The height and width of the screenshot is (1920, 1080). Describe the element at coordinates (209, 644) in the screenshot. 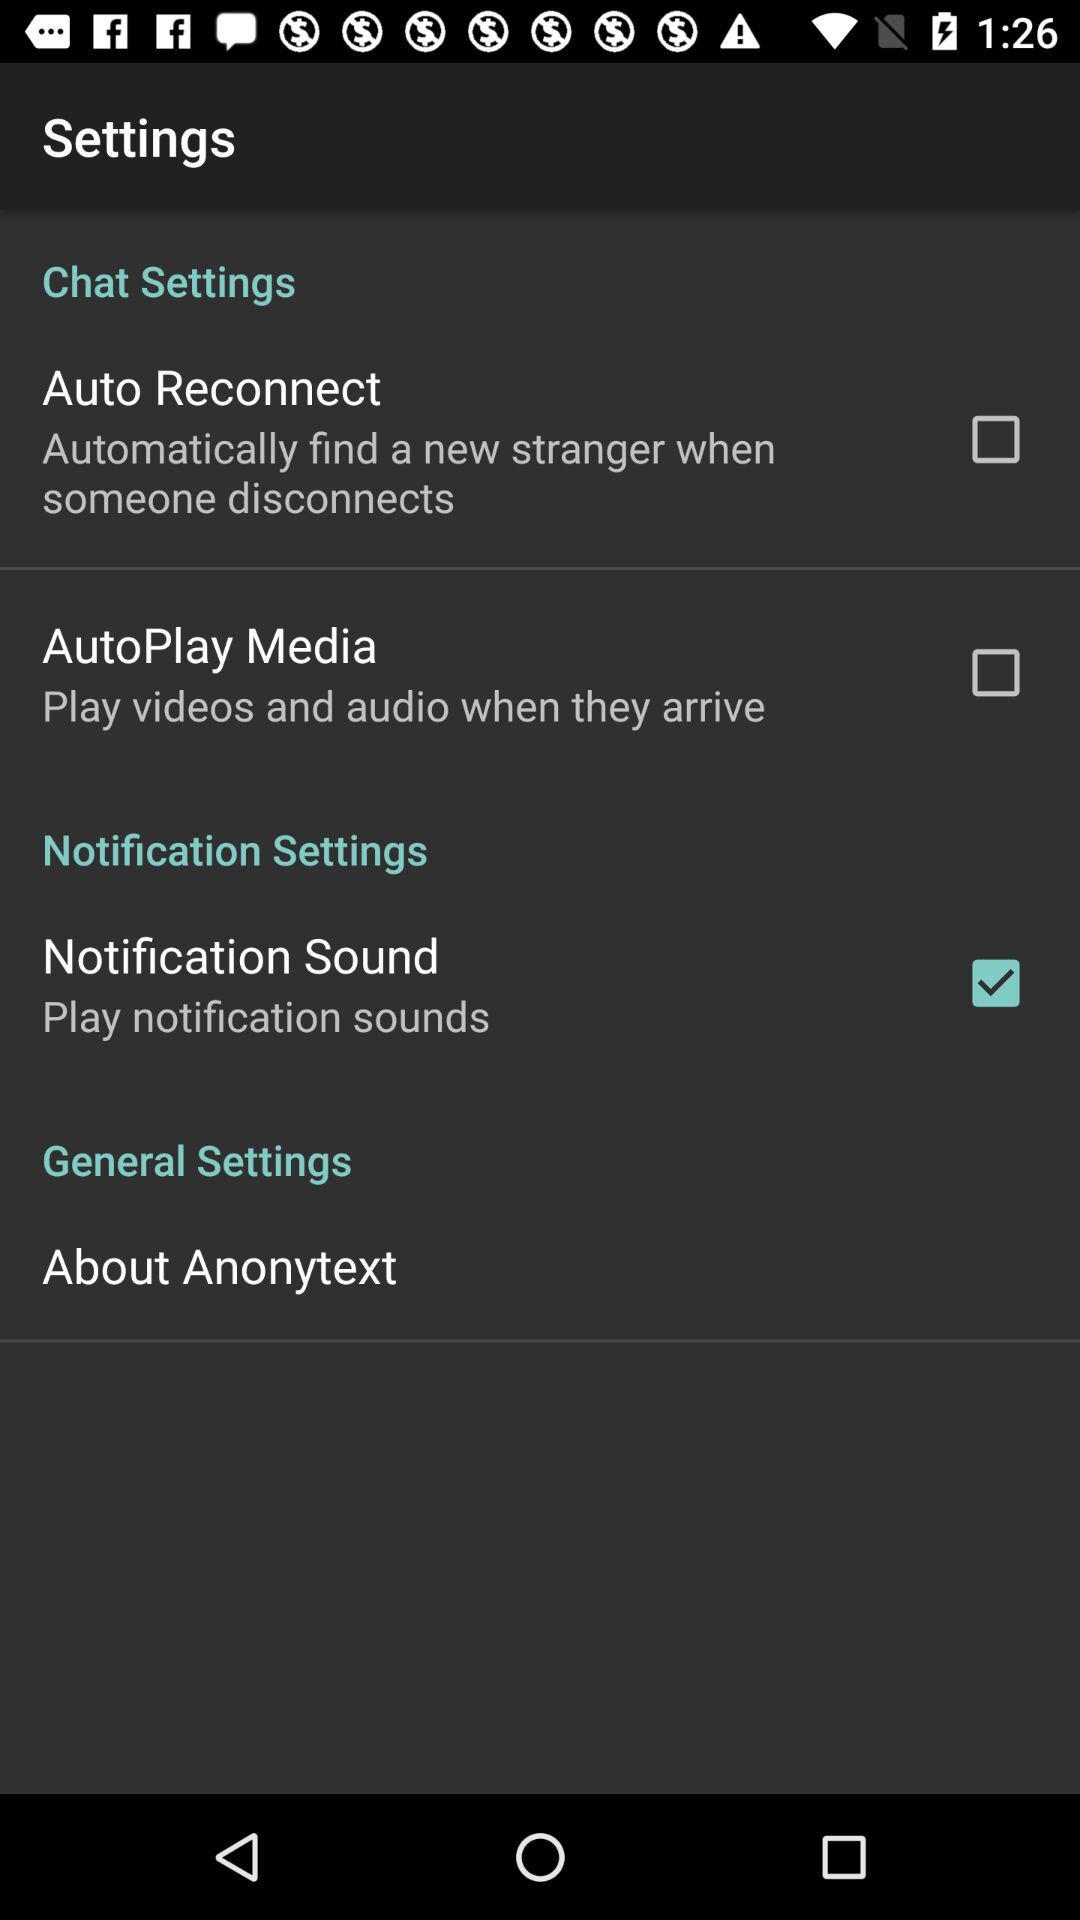

I see `the autoplay media icon` at that location.